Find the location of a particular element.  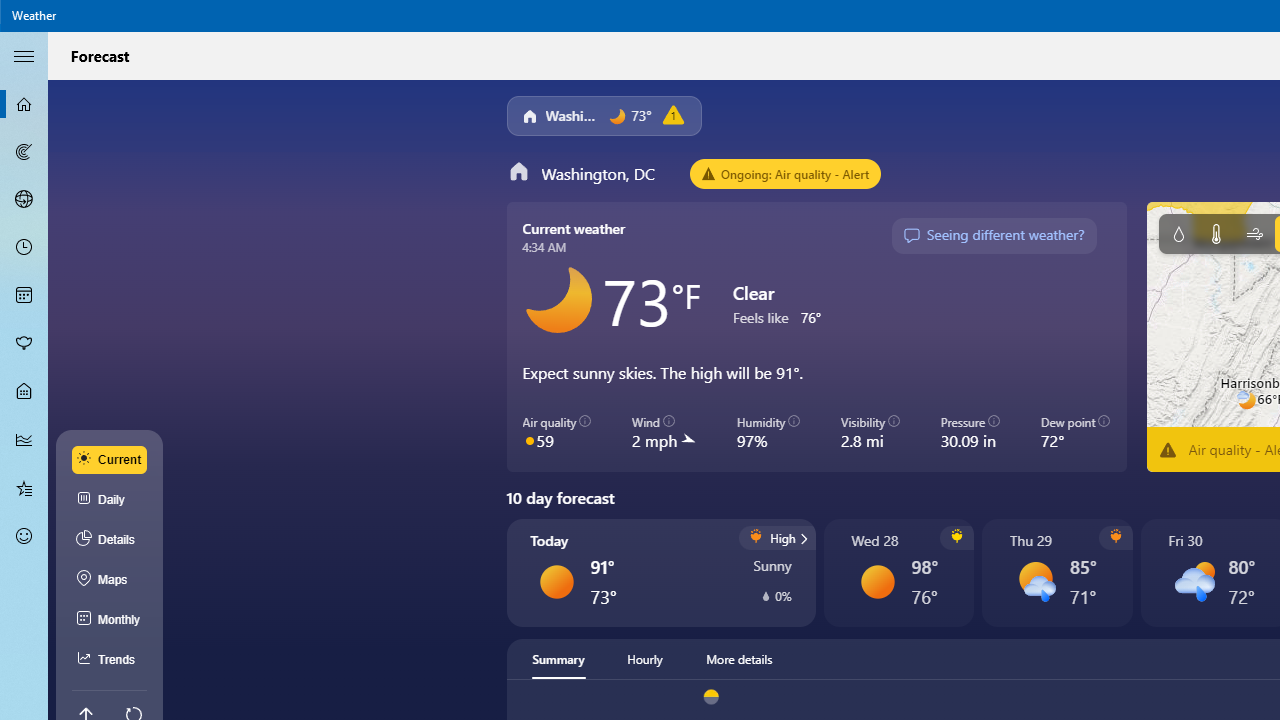

'Life - Not Selected' is located at coordinates (24, 392).